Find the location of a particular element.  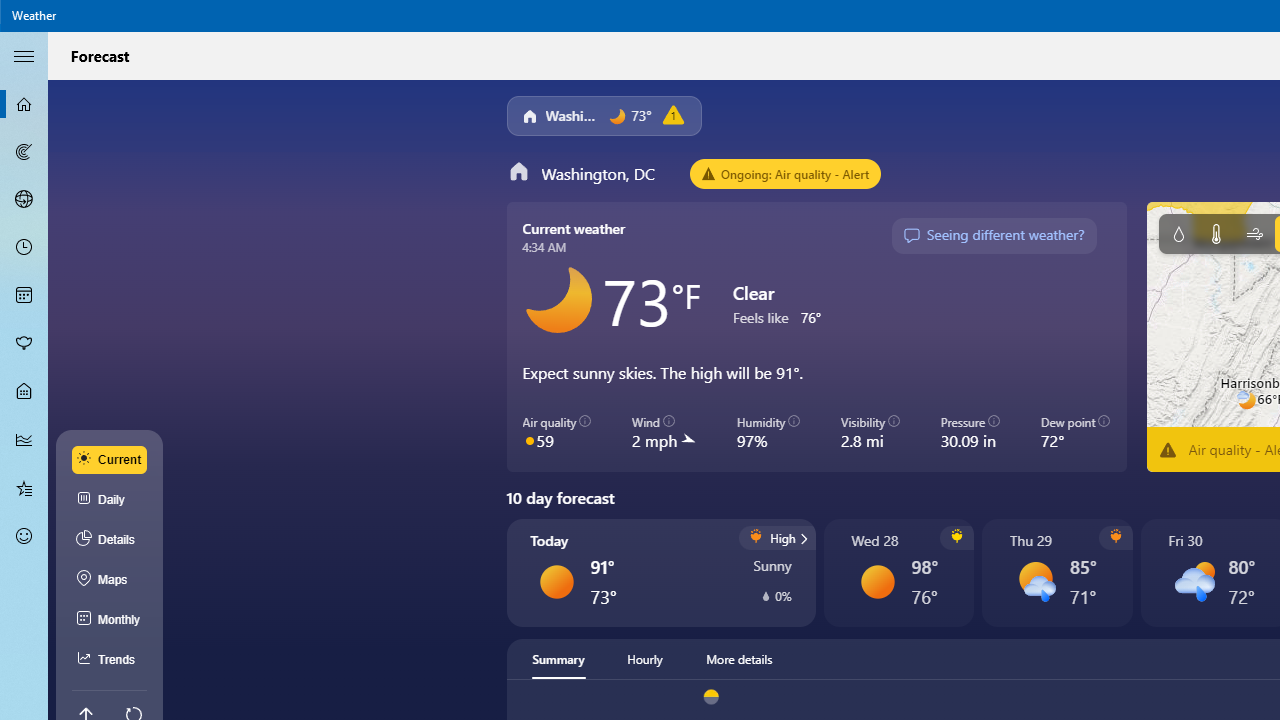

'Life - Not Selected' is located at coordinates (24, 392).